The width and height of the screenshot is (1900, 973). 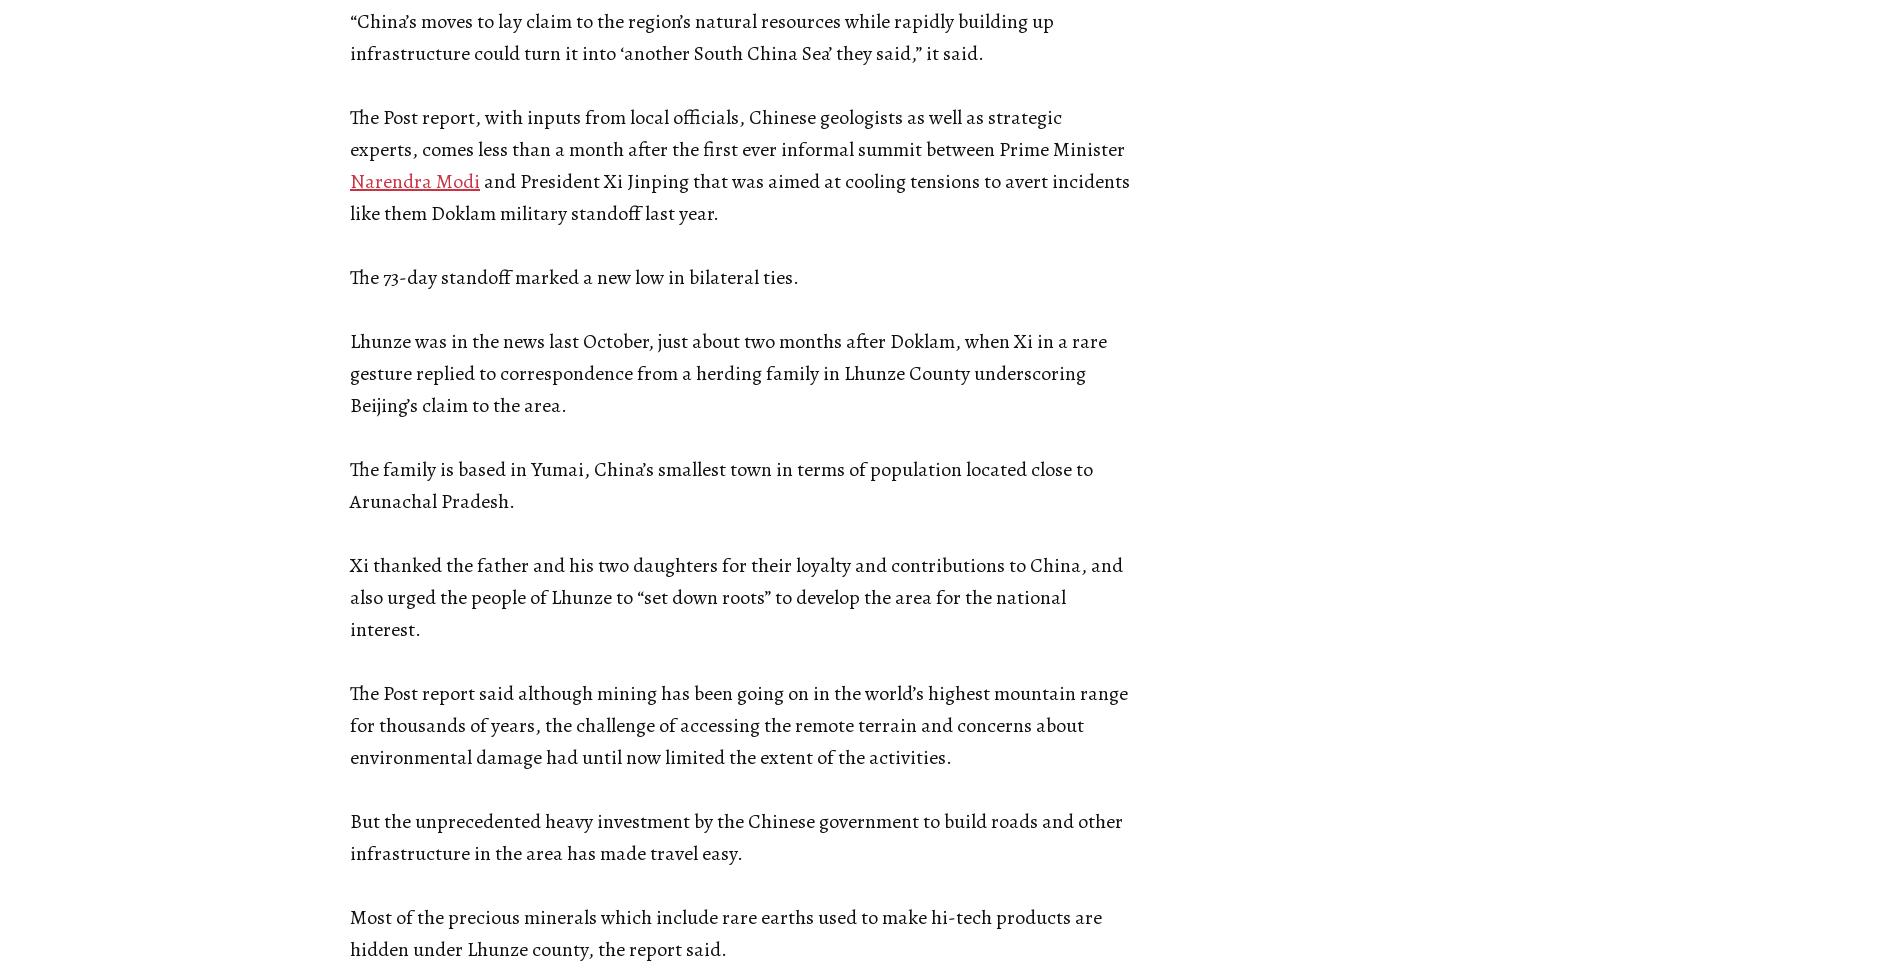 What do you see at coordinates (736, 132) in the screenshot?
I see `'The Post report, with inputs from local officials, Chinese geologists as well as strategic experts, comes less than a month after the first ever informal summit between Prime Minister'` at bounding box center [736, 132].